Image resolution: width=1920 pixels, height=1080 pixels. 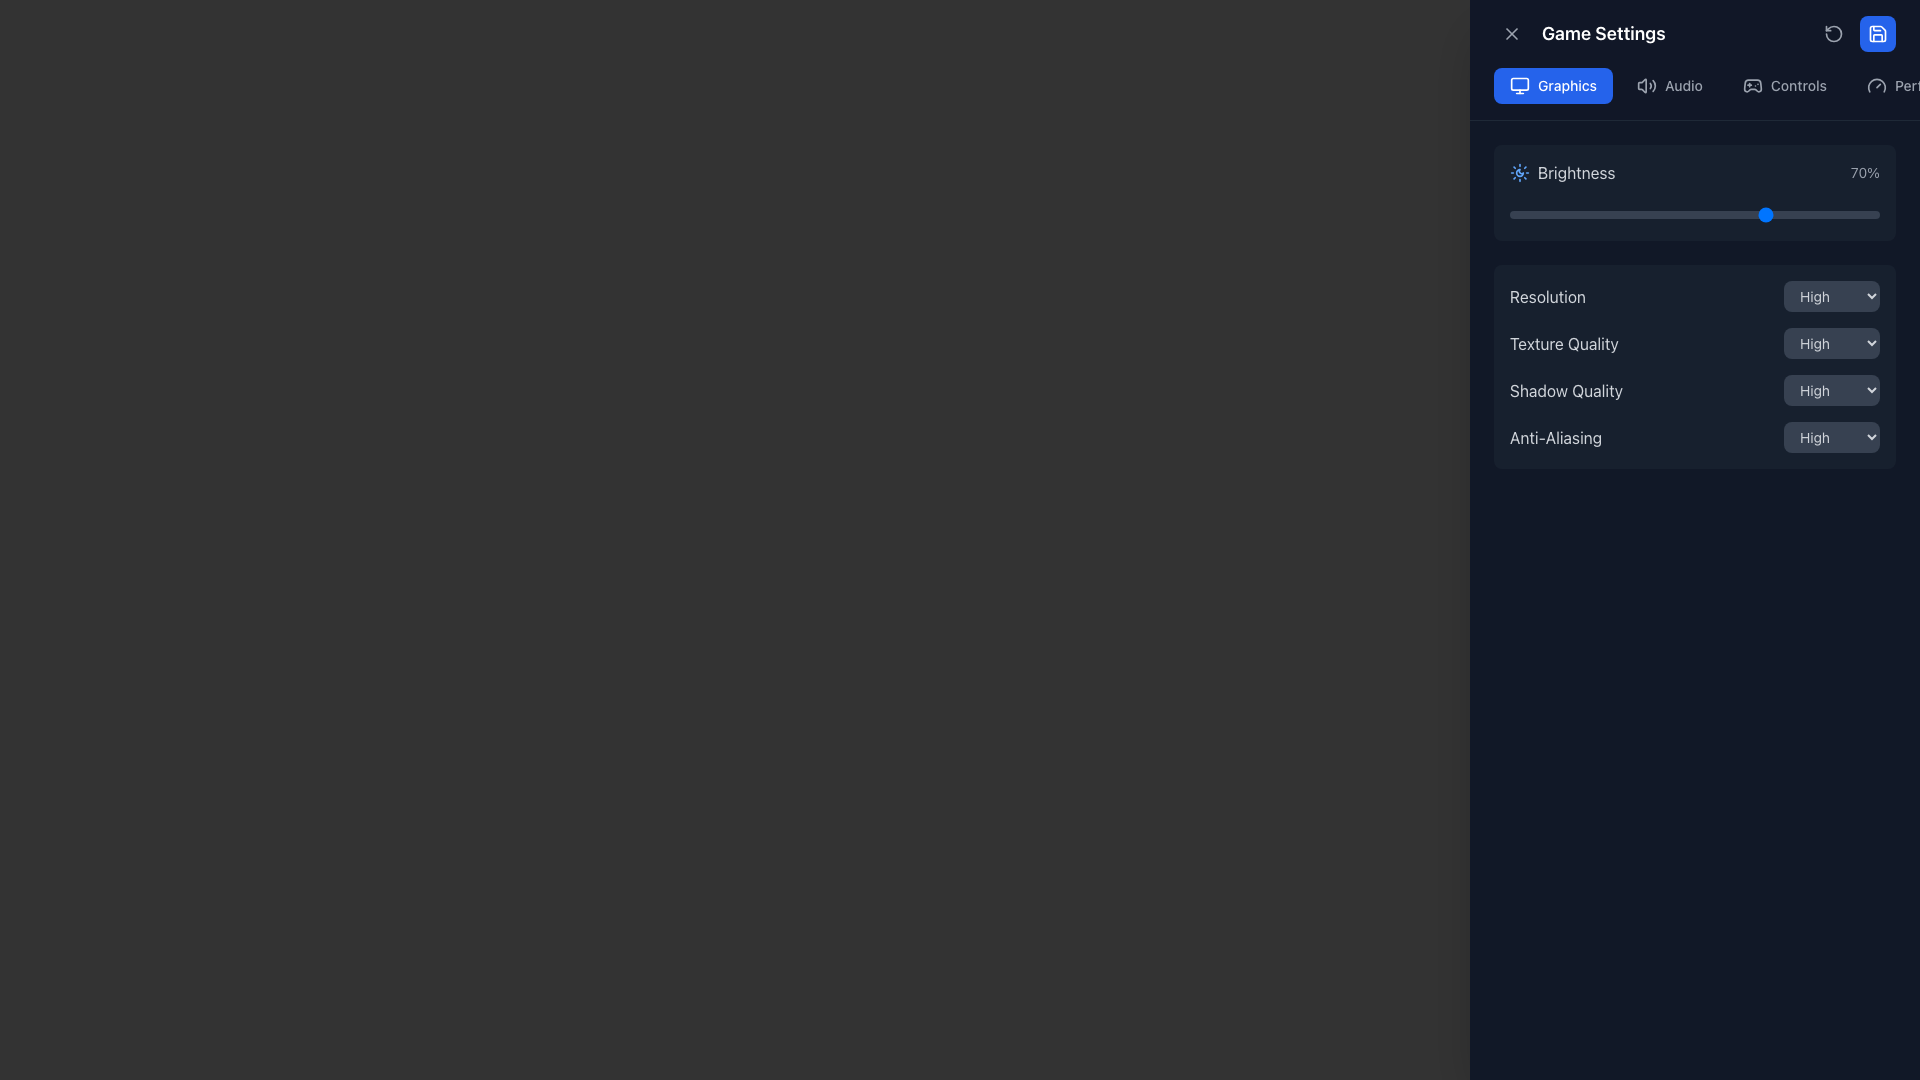 What do you see at coordinates (1693, 389) in the screenshot?
I see `the shadow quality dropdown menu in the graphics options, which is the third row below 'Texture Quality' and above 'Anti-Aliasing'` at bounding box center [1693, 389].